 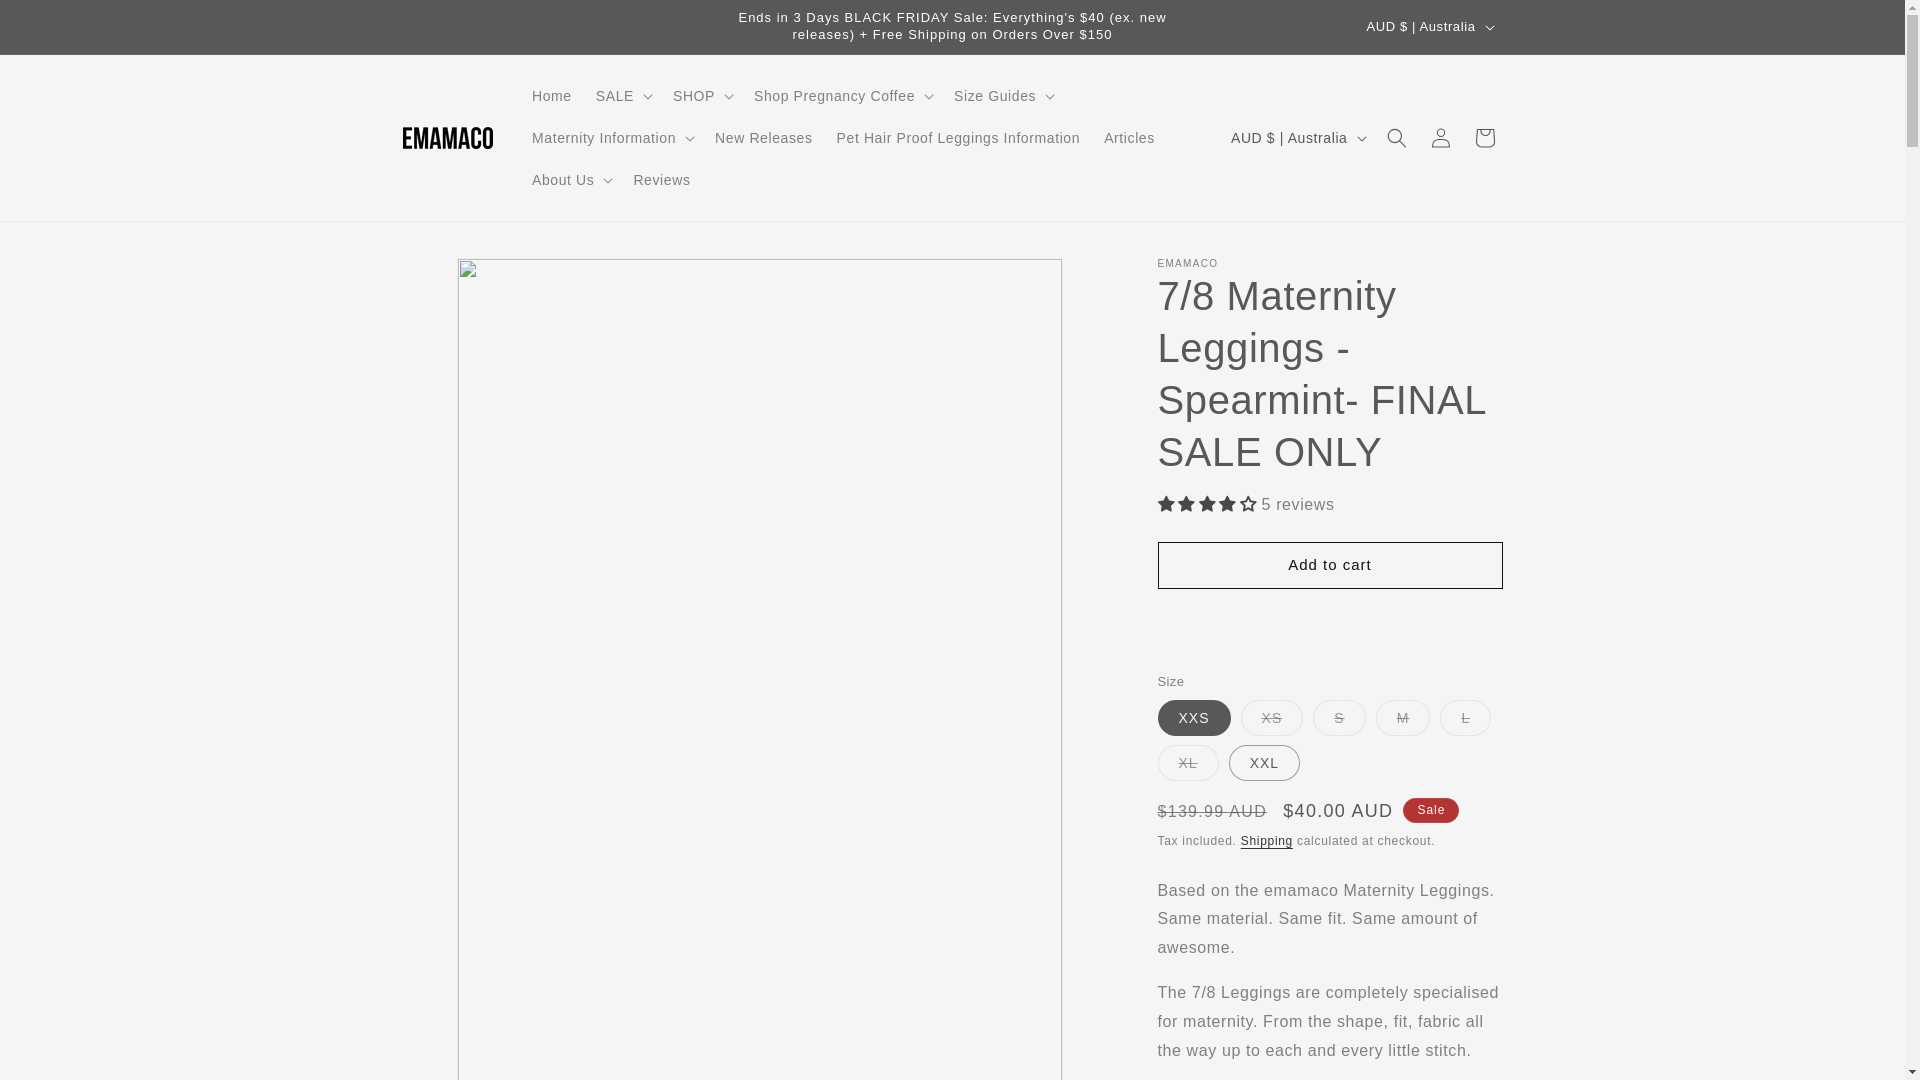 I want to click on 'AUD $ | Australia', so click(x=1296, y=137).